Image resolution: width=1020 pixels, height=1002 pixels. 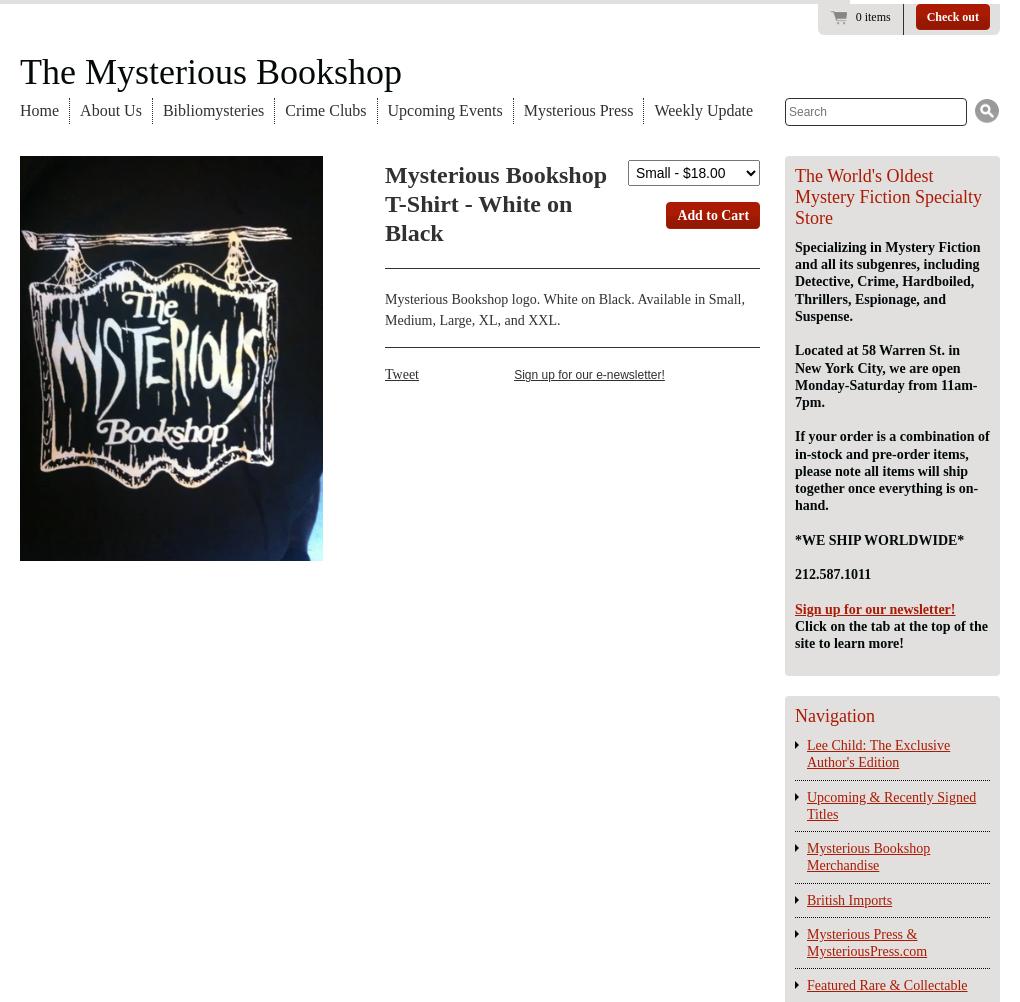 What do you see at coordinates (496, 203) in the screenshot?
I see `'Mysterious Bookshop T-Shirt - White on Black'` at bounding box center [496, 203].